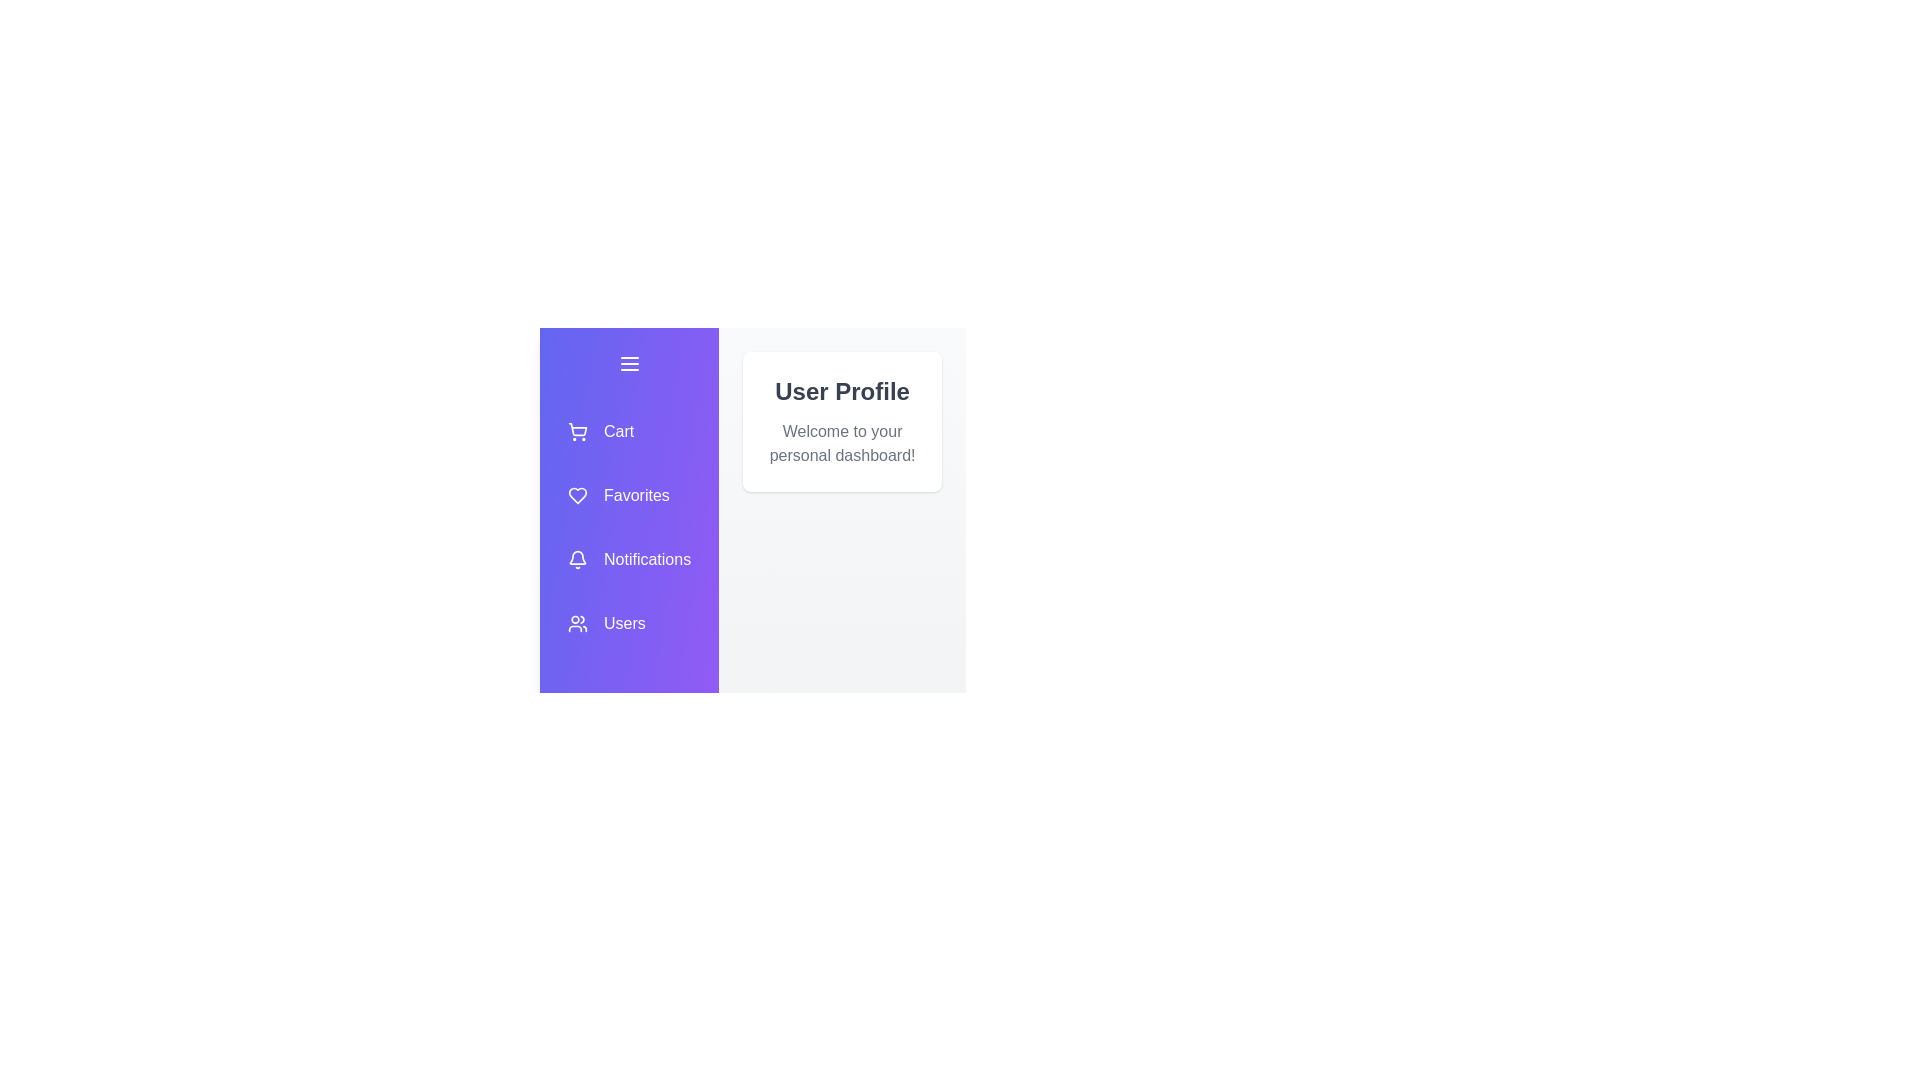 This screenshot has height=1080, width=1920. Describe the element at coordinates (628, 559) in the screenshot. I see `the Notifications icon in the drawer menu` at that location.